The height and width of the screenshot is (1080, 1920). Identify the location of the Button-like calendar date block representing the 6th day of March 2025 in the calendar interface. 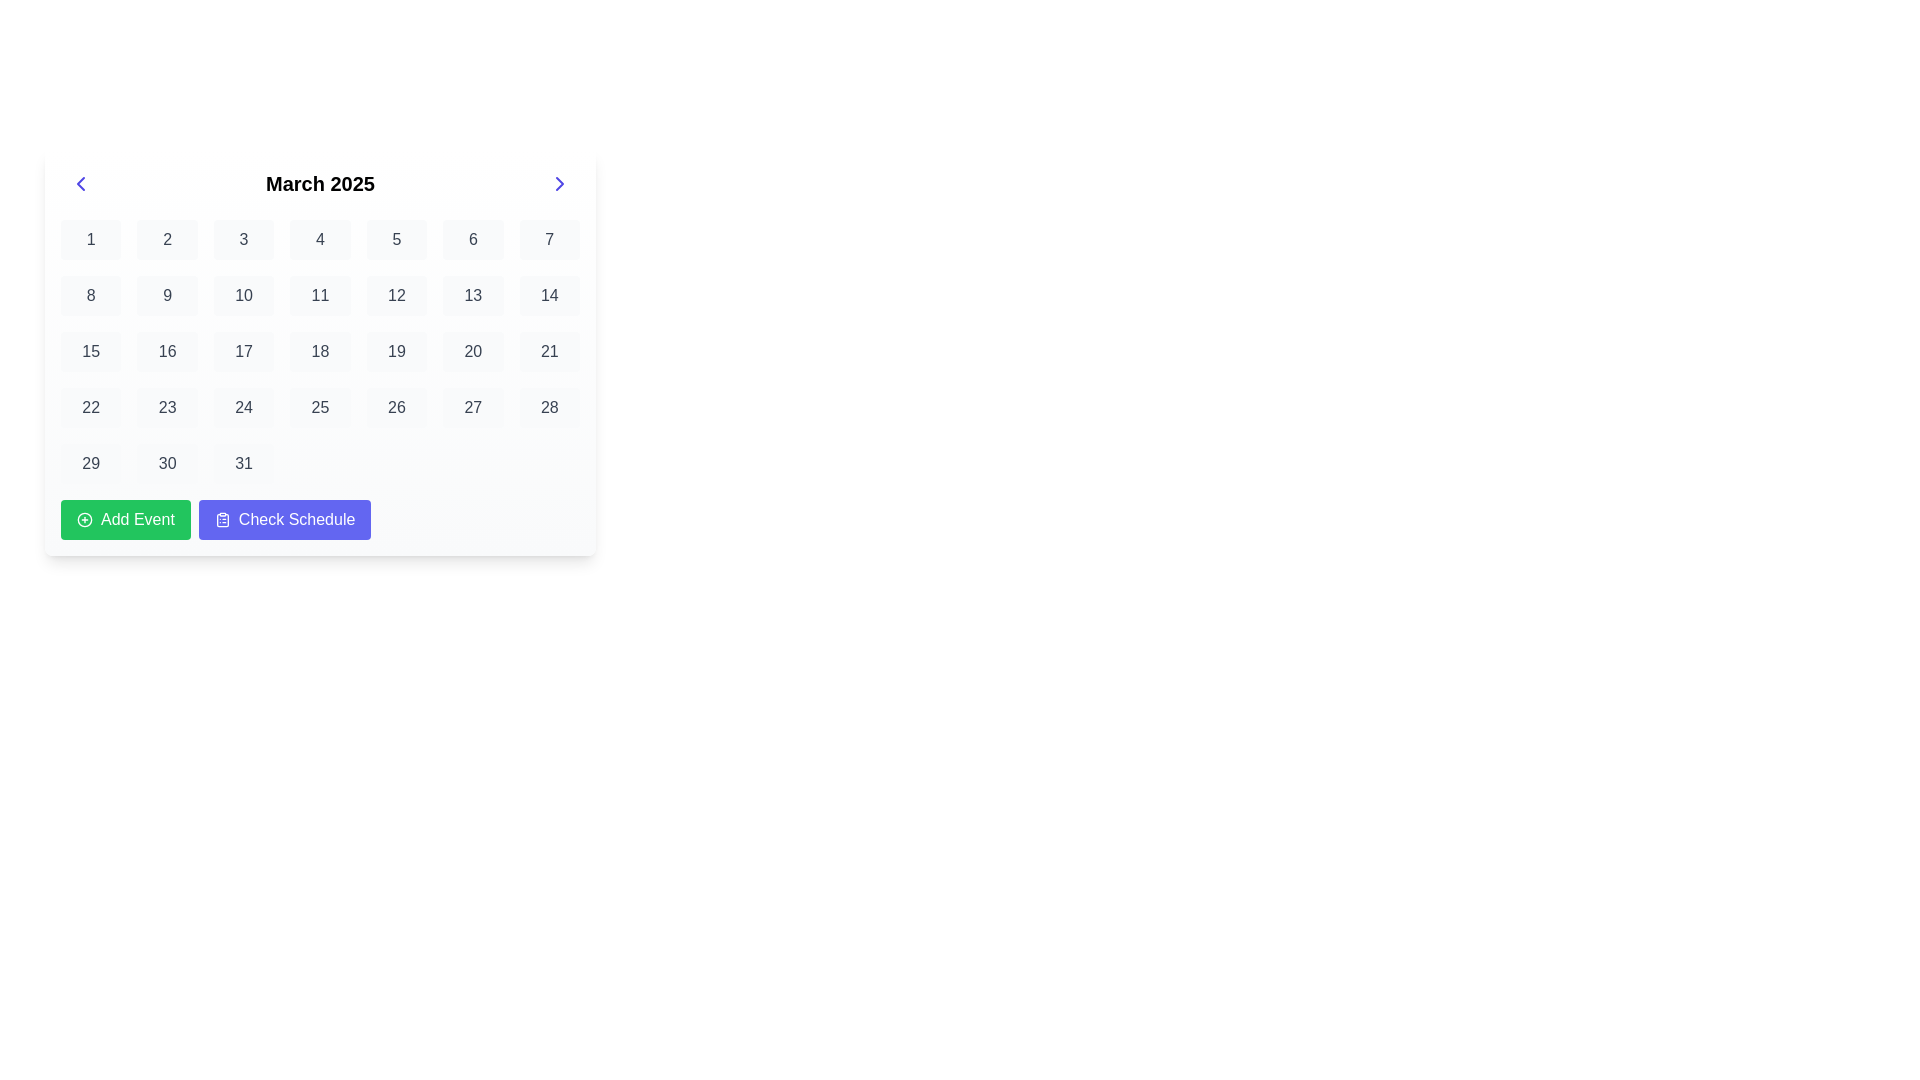
(472, 238).